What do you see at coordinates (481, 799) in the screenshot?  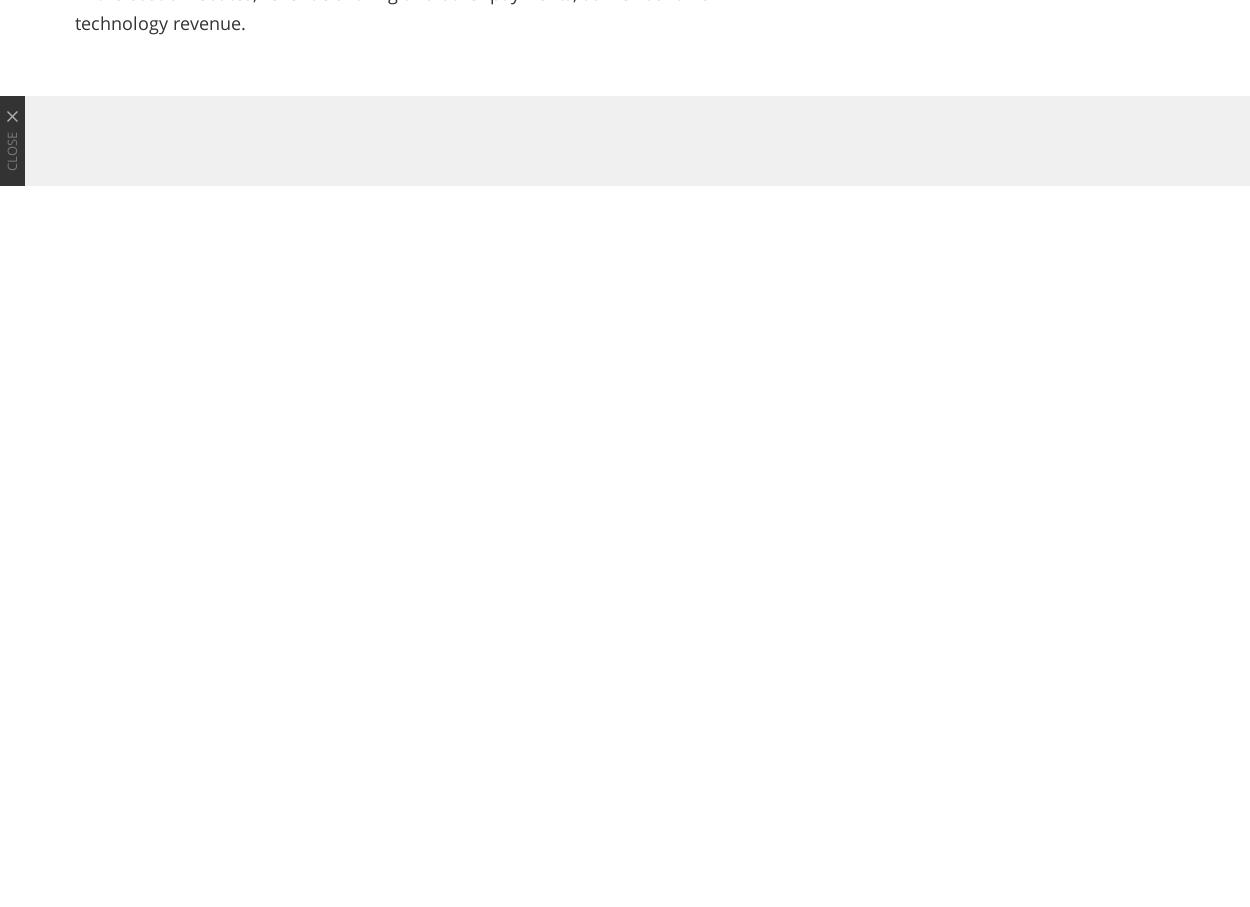 I see `'Supply Shortages And Port Delays Driving Holiday Shoppers To Start Early This Season'` at bounding box center [481, 799].